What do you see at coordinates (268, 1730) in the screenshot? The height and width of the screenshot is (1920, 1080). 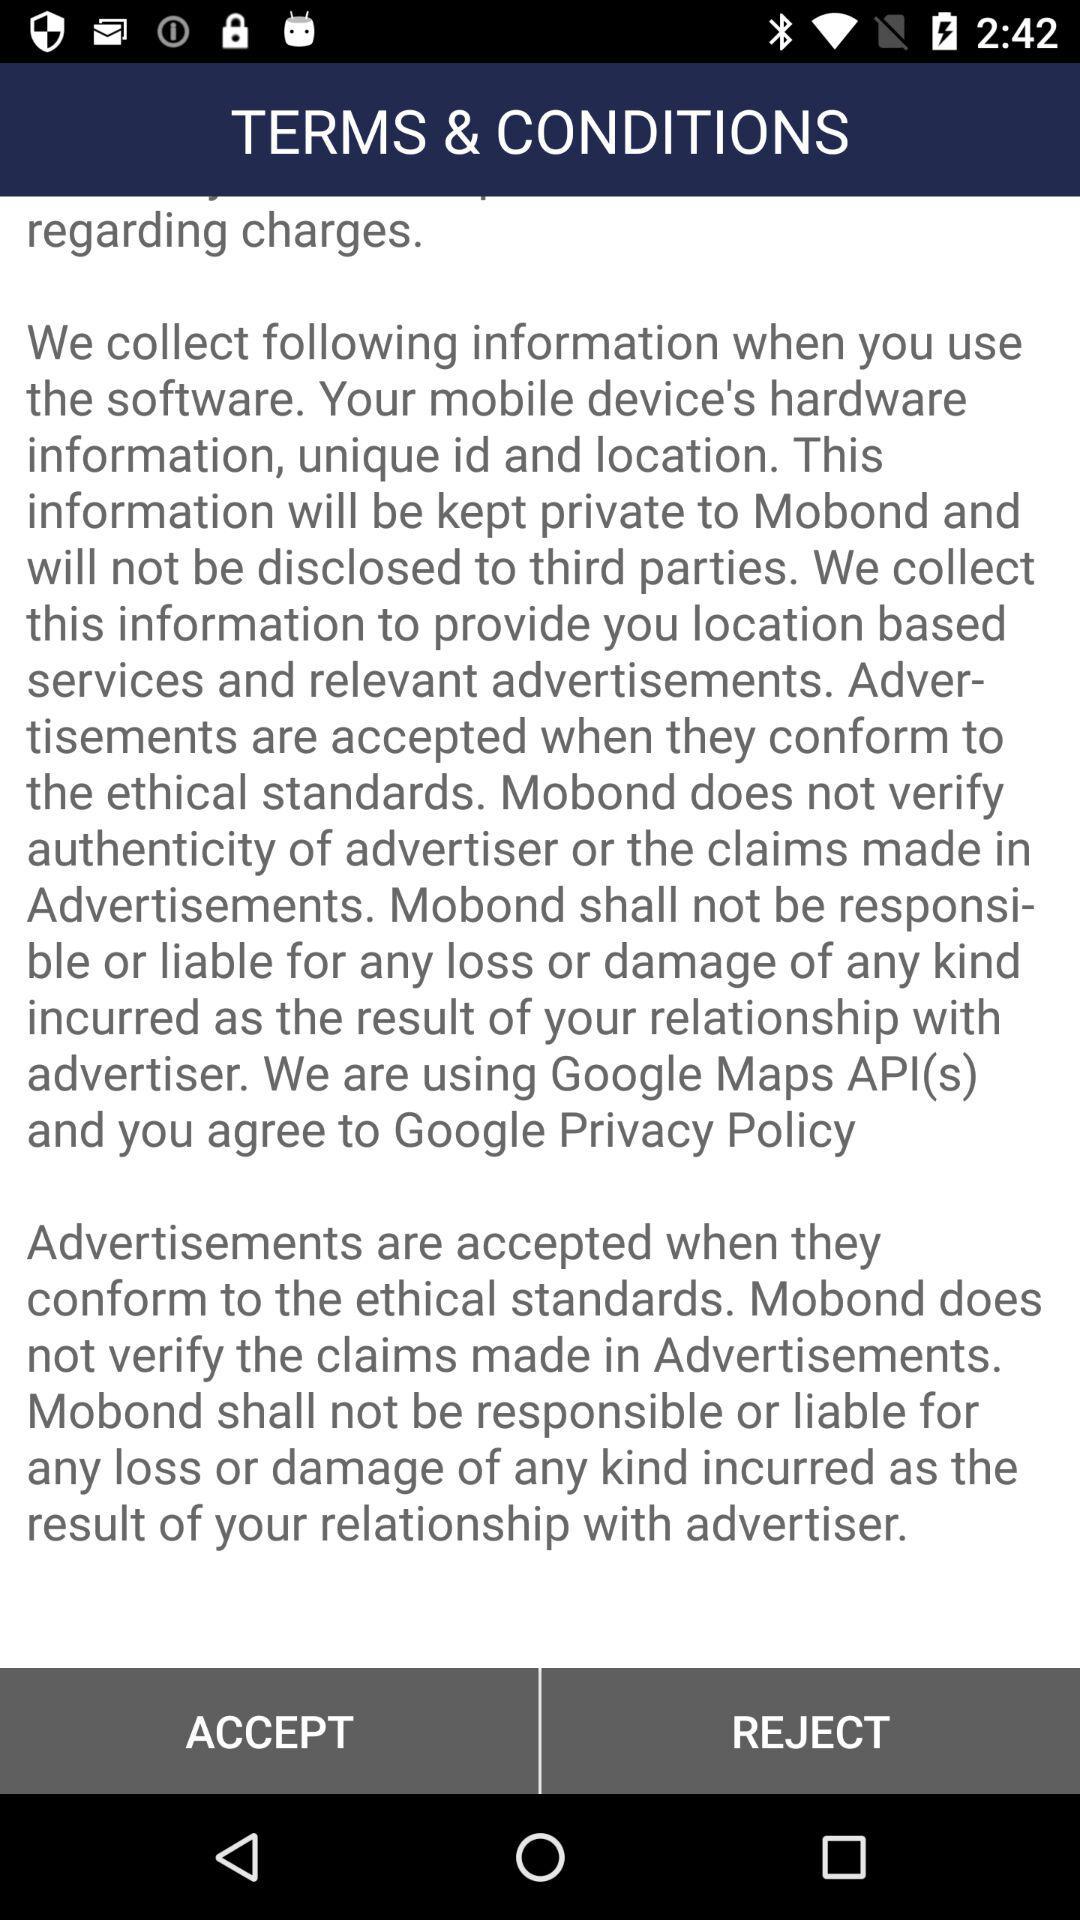 I see `app below the please read these app` at bounding box center [268, 1730].